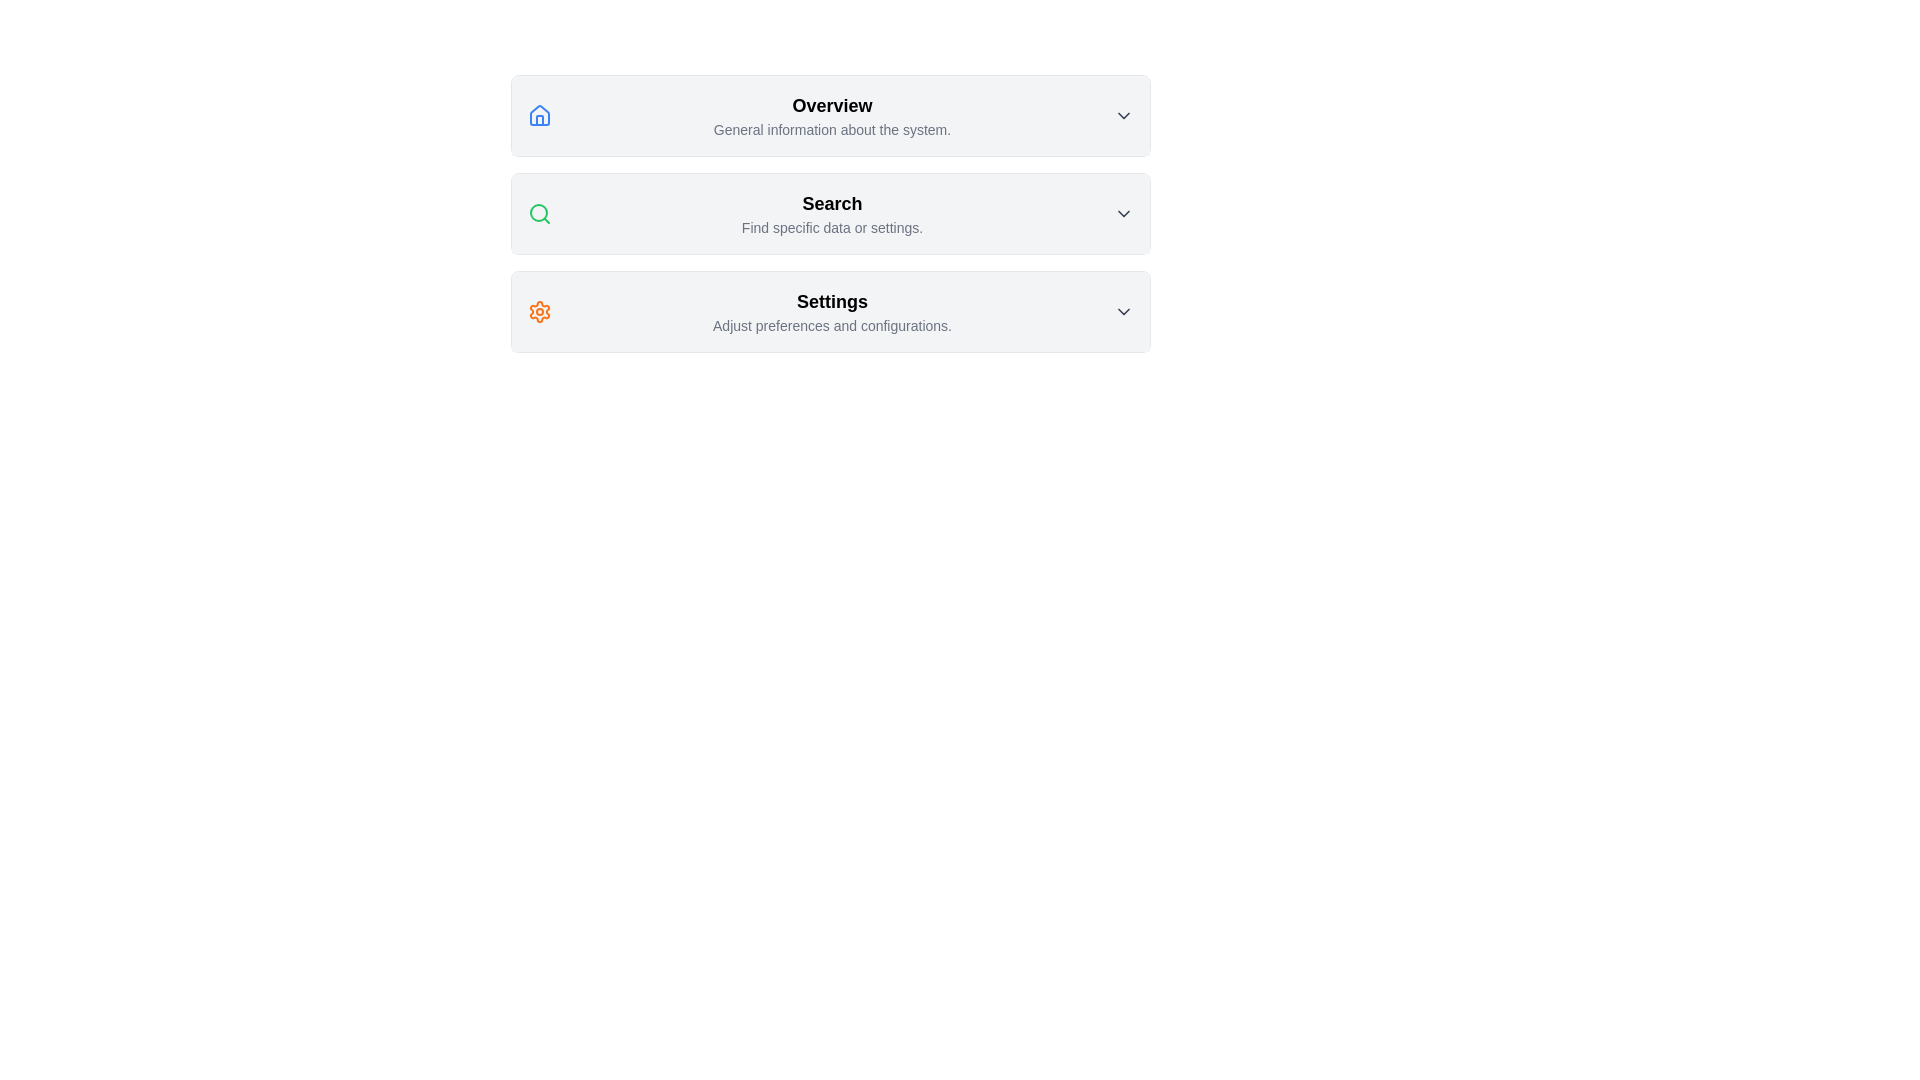 This screenshot has width=1920, height=1080. Describe the element at coordinates (830, 213) in the screenshot. I see `the 'Search' button` at that location.